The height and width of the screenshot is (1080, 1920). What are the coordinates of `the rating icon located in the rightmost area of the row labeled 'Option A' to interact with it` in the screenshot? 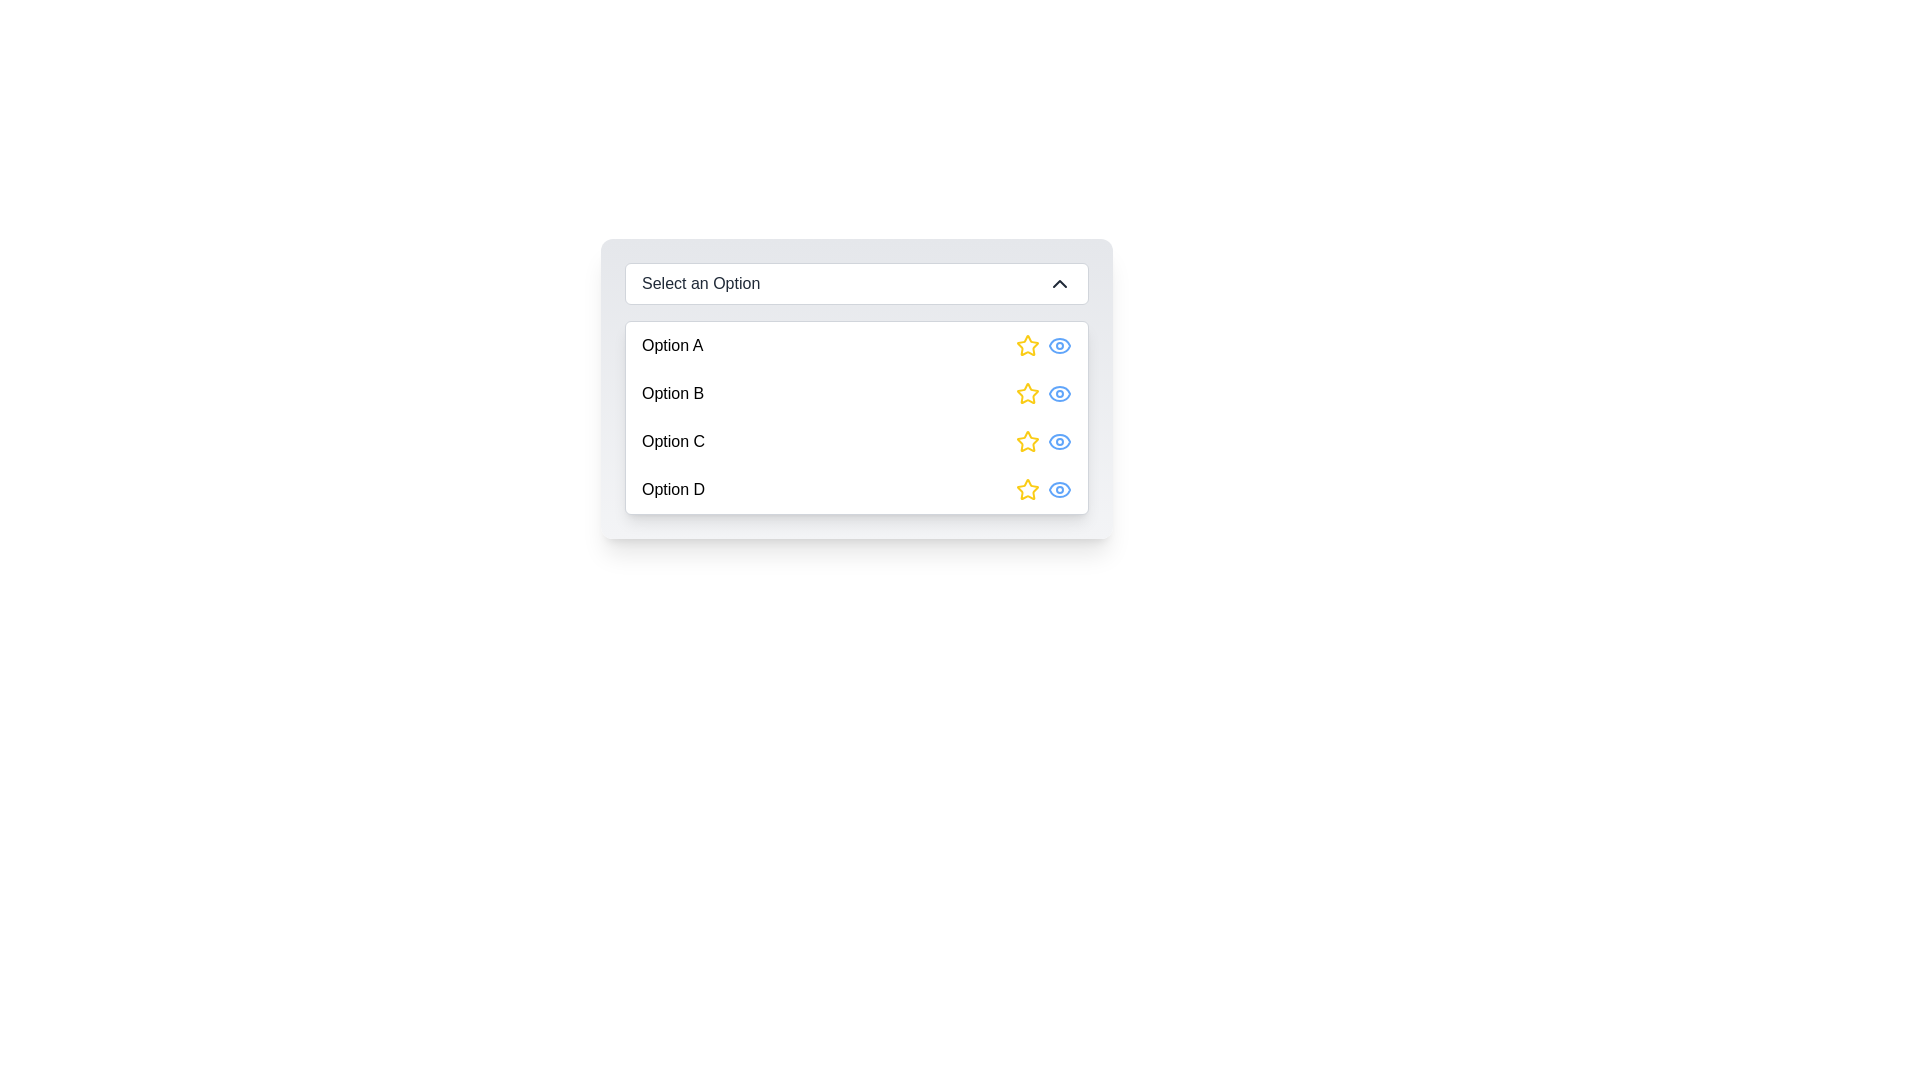 It's located at (1027, 345).